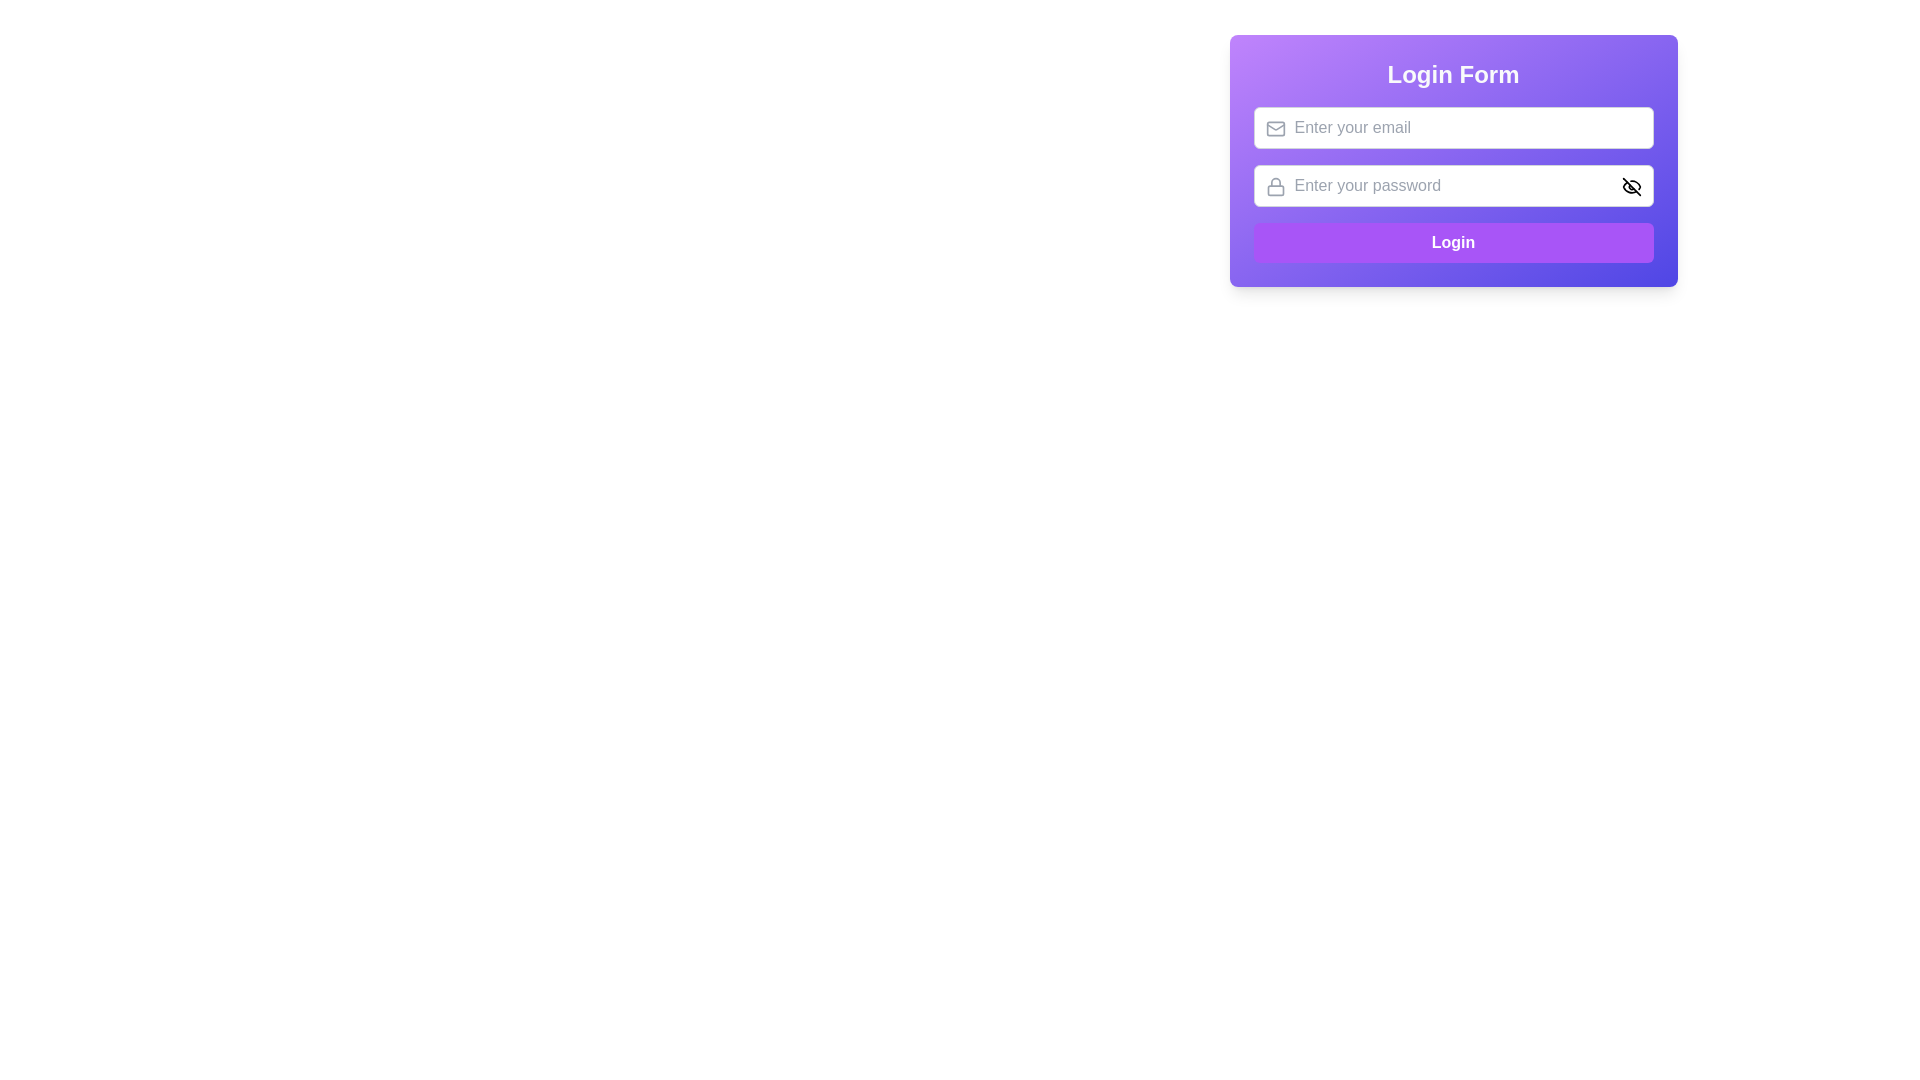 This screenshot has width=1920, height=1080. Describe the element at coordinates (1453, 73) in the screenshot. I see `the 'Login Form' text label, which is a bold and large font element positioned at the top of the login form card with a gradient purple-to-indigo background` at that location.